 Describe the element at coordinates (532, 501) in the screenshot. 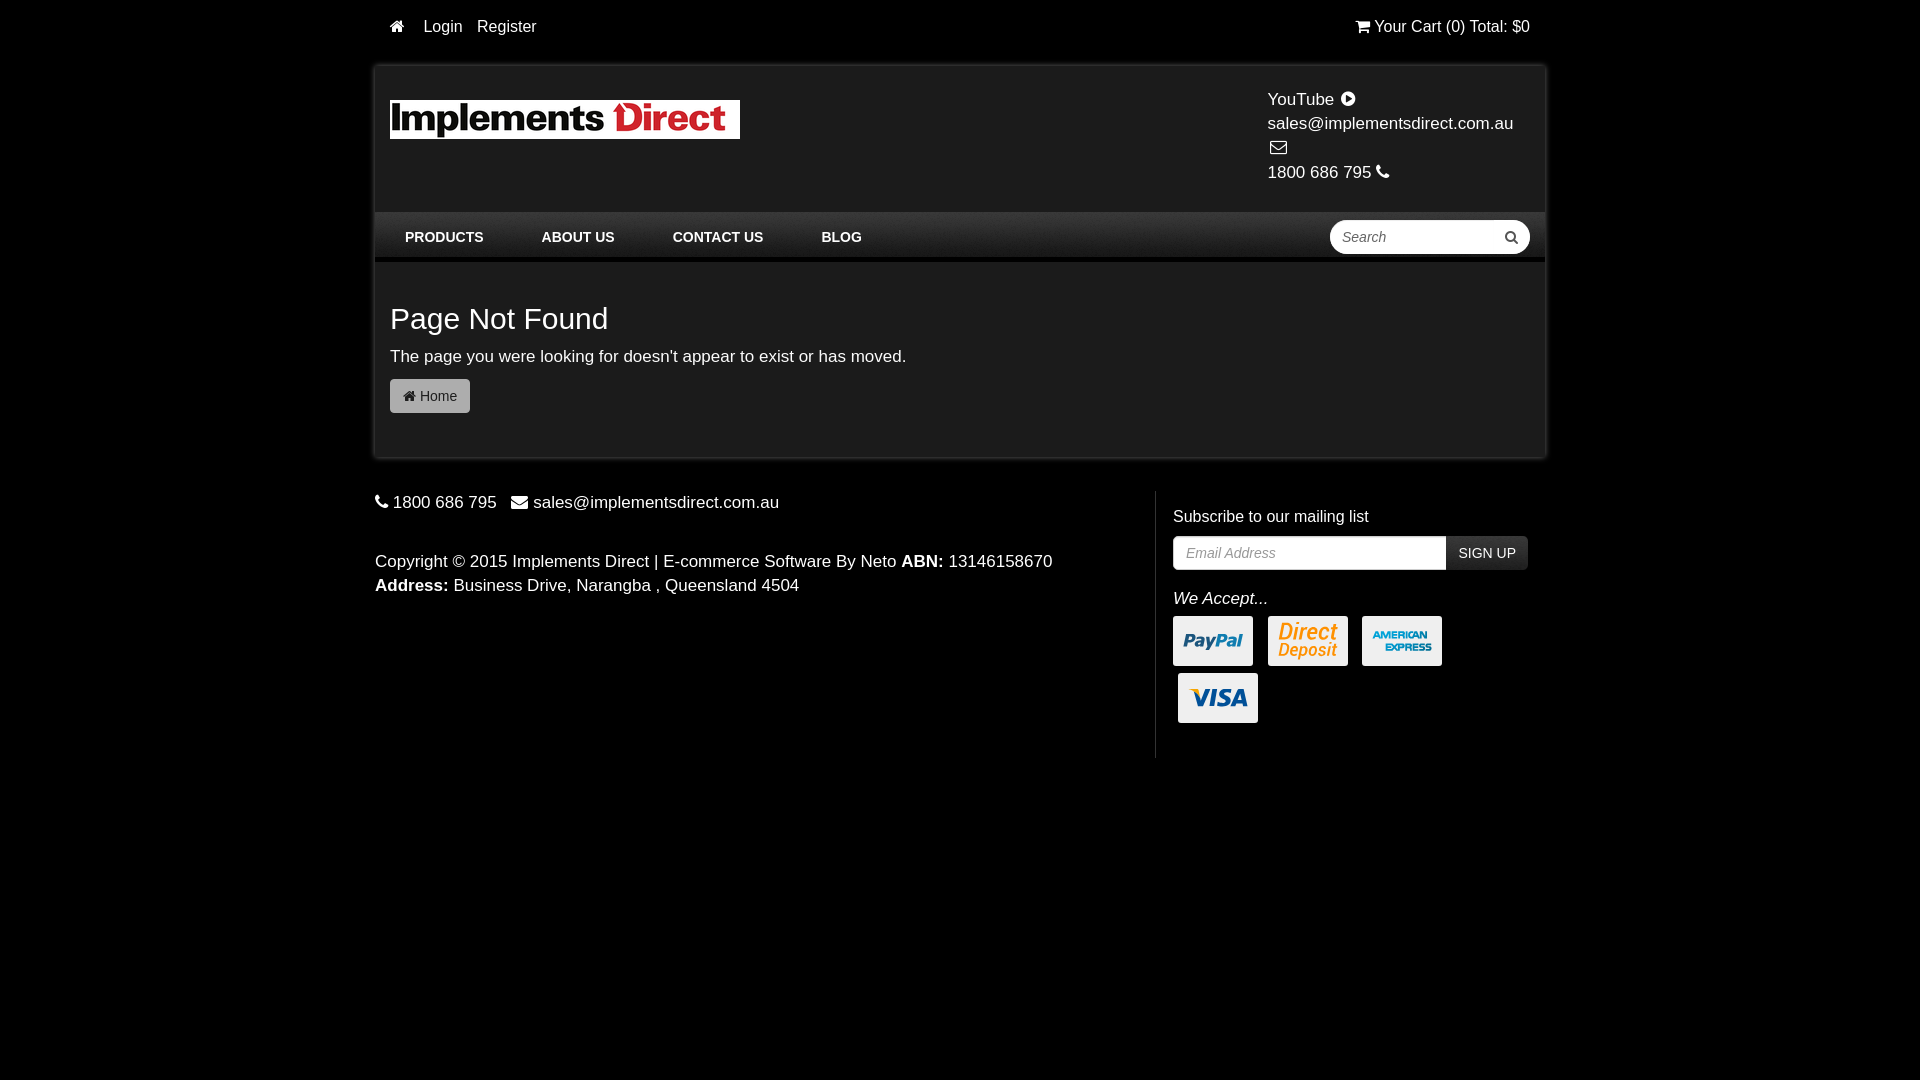

I see `'sales@implementsdirect.com.au'` at that location.